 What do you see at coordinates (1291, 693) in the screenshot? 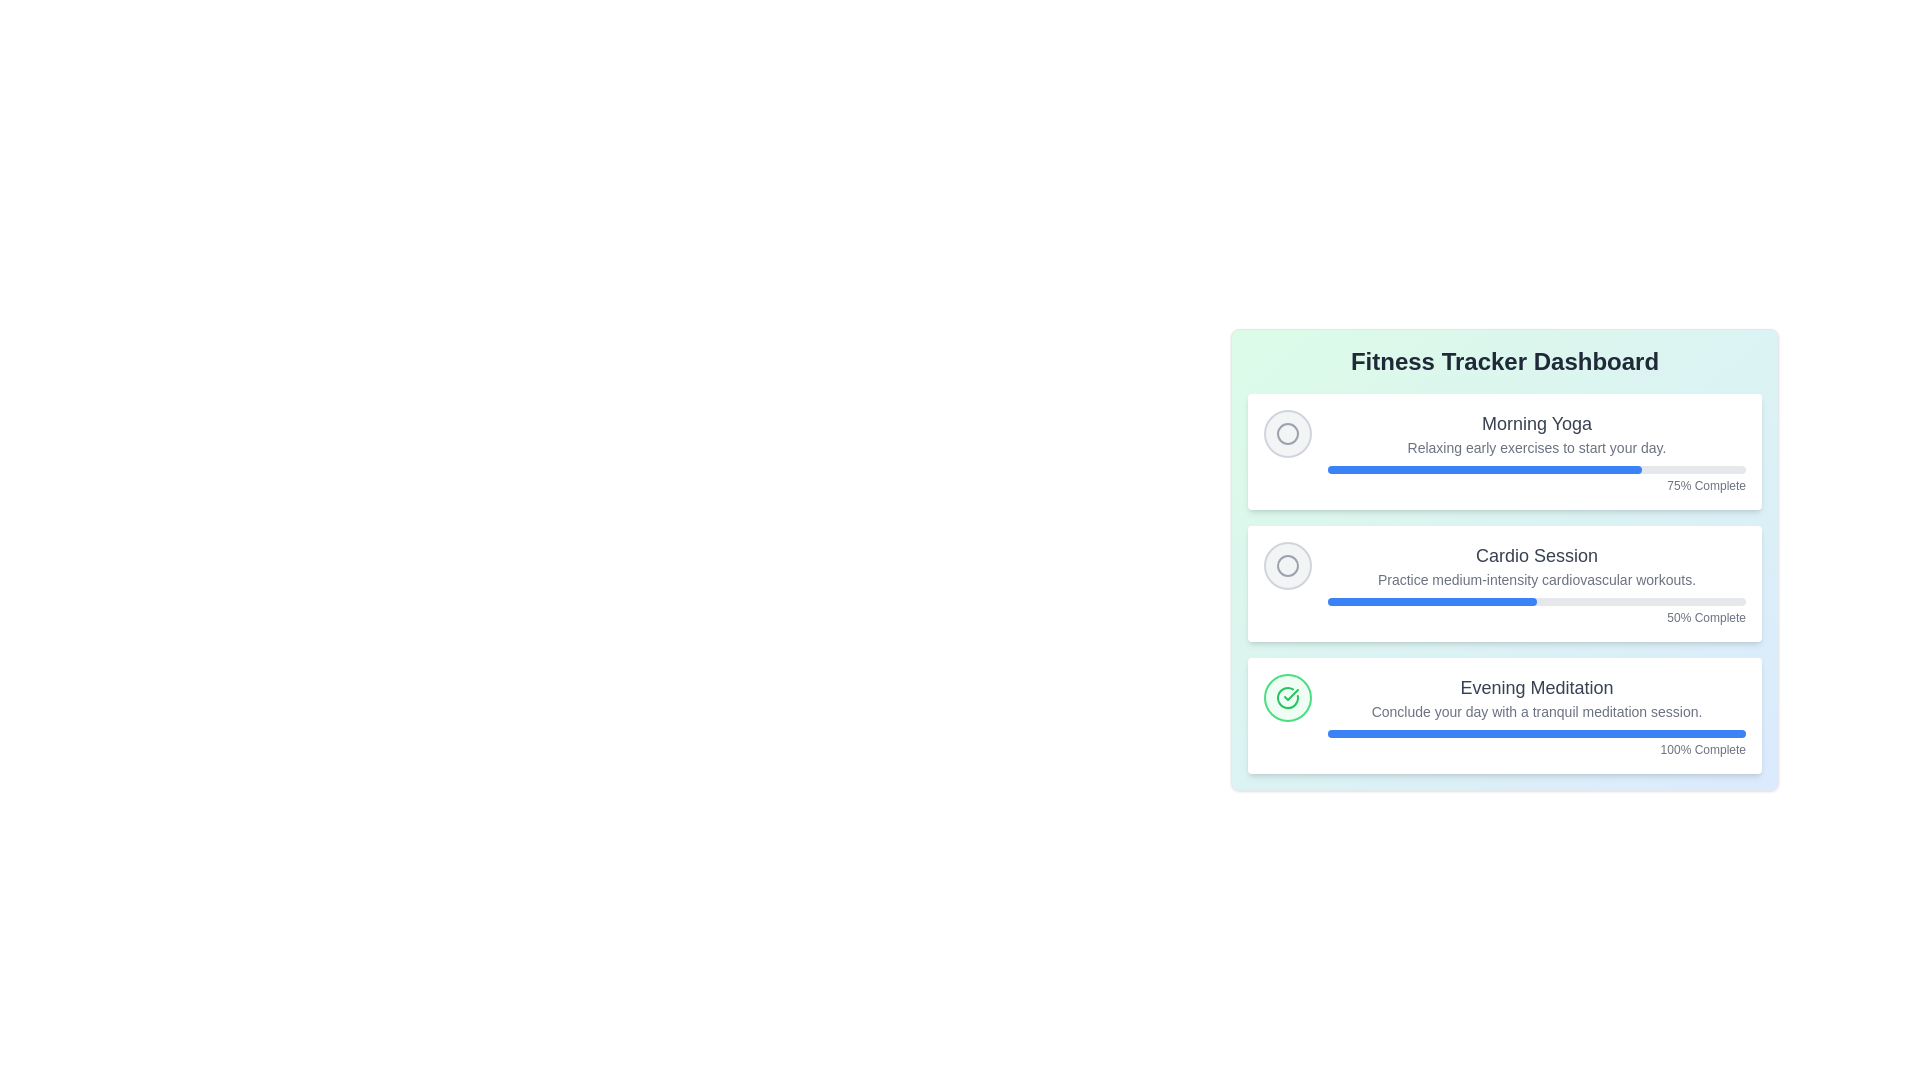
I see `the completion indicator icon located at the lower-right section of the 'Evening Meditation' progress card on the dashboard` at bounding box center [1291, 693].